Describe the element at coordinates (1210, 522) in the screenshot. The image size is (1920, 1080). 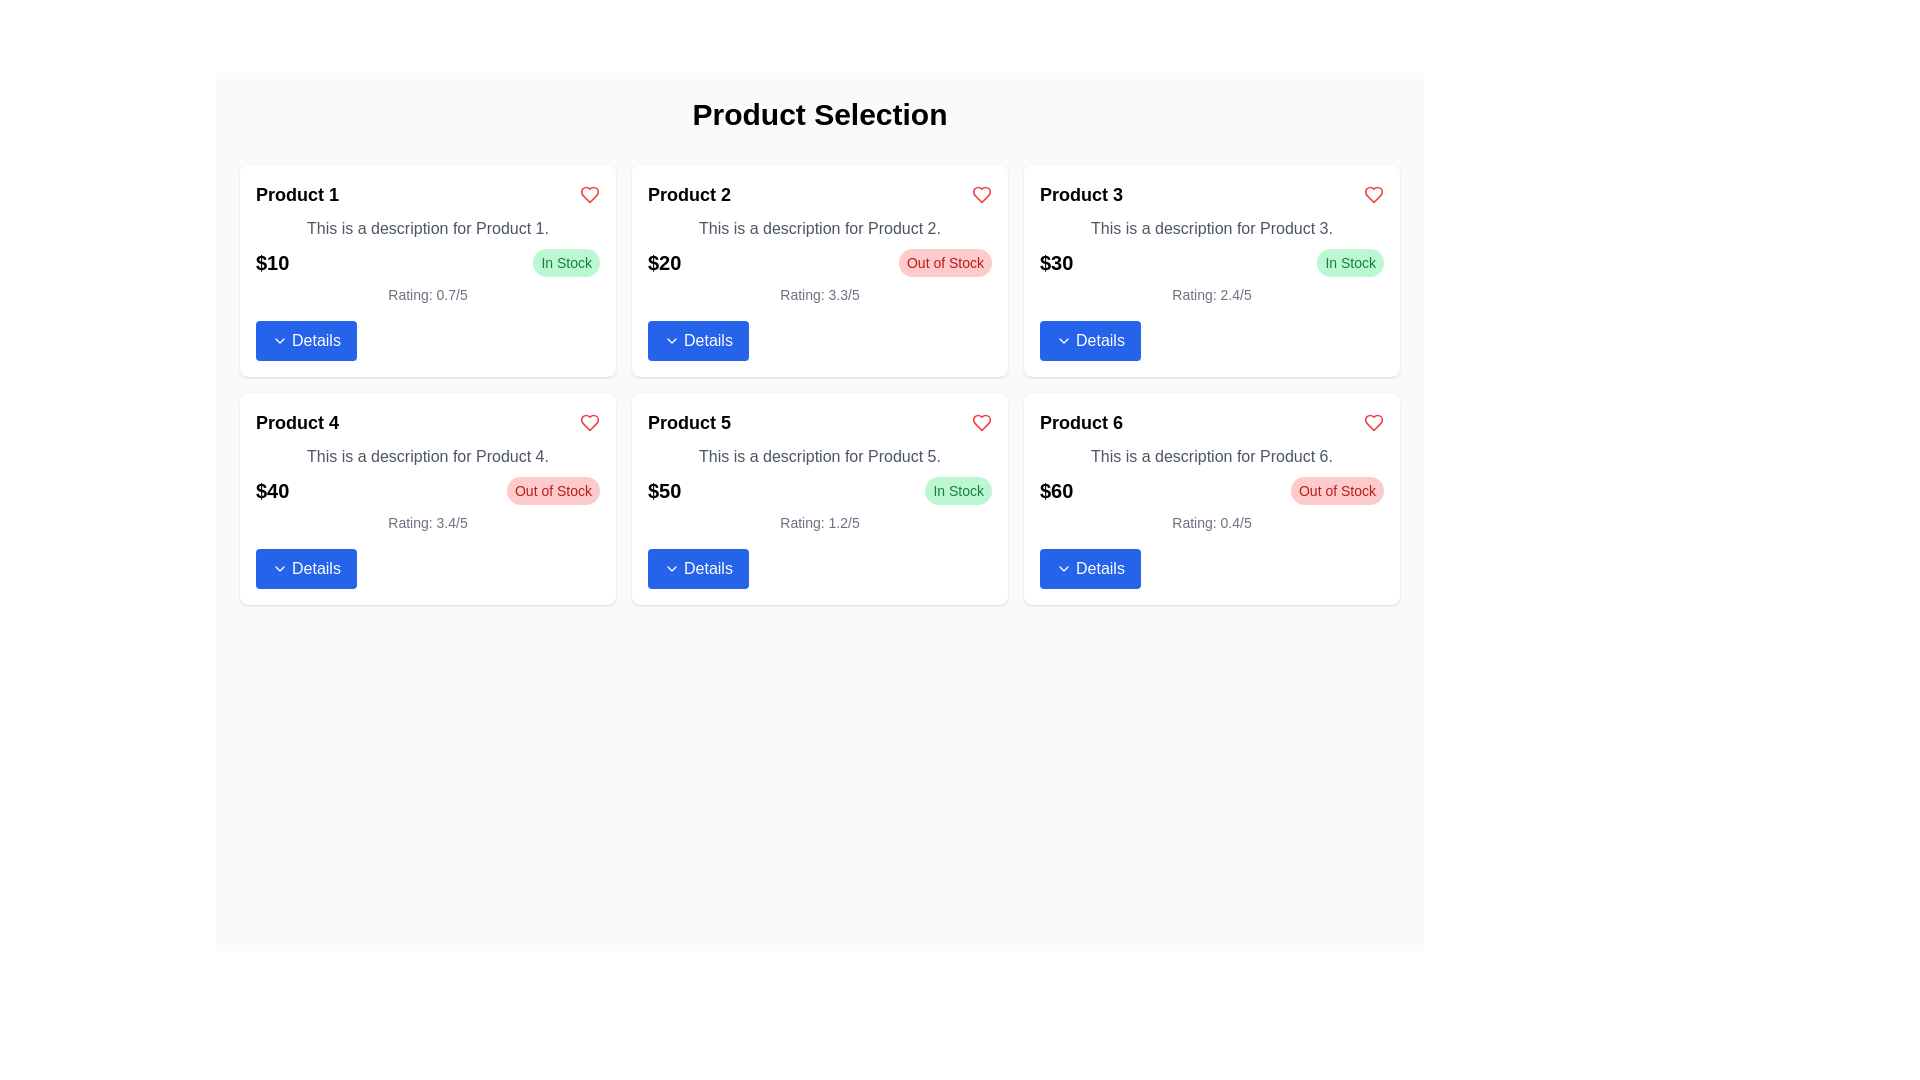
I see `the text label indicating the rating for 'Product 6', which is located above the blue 'Details' button and below the red 'Out of Stock' label` at that location.